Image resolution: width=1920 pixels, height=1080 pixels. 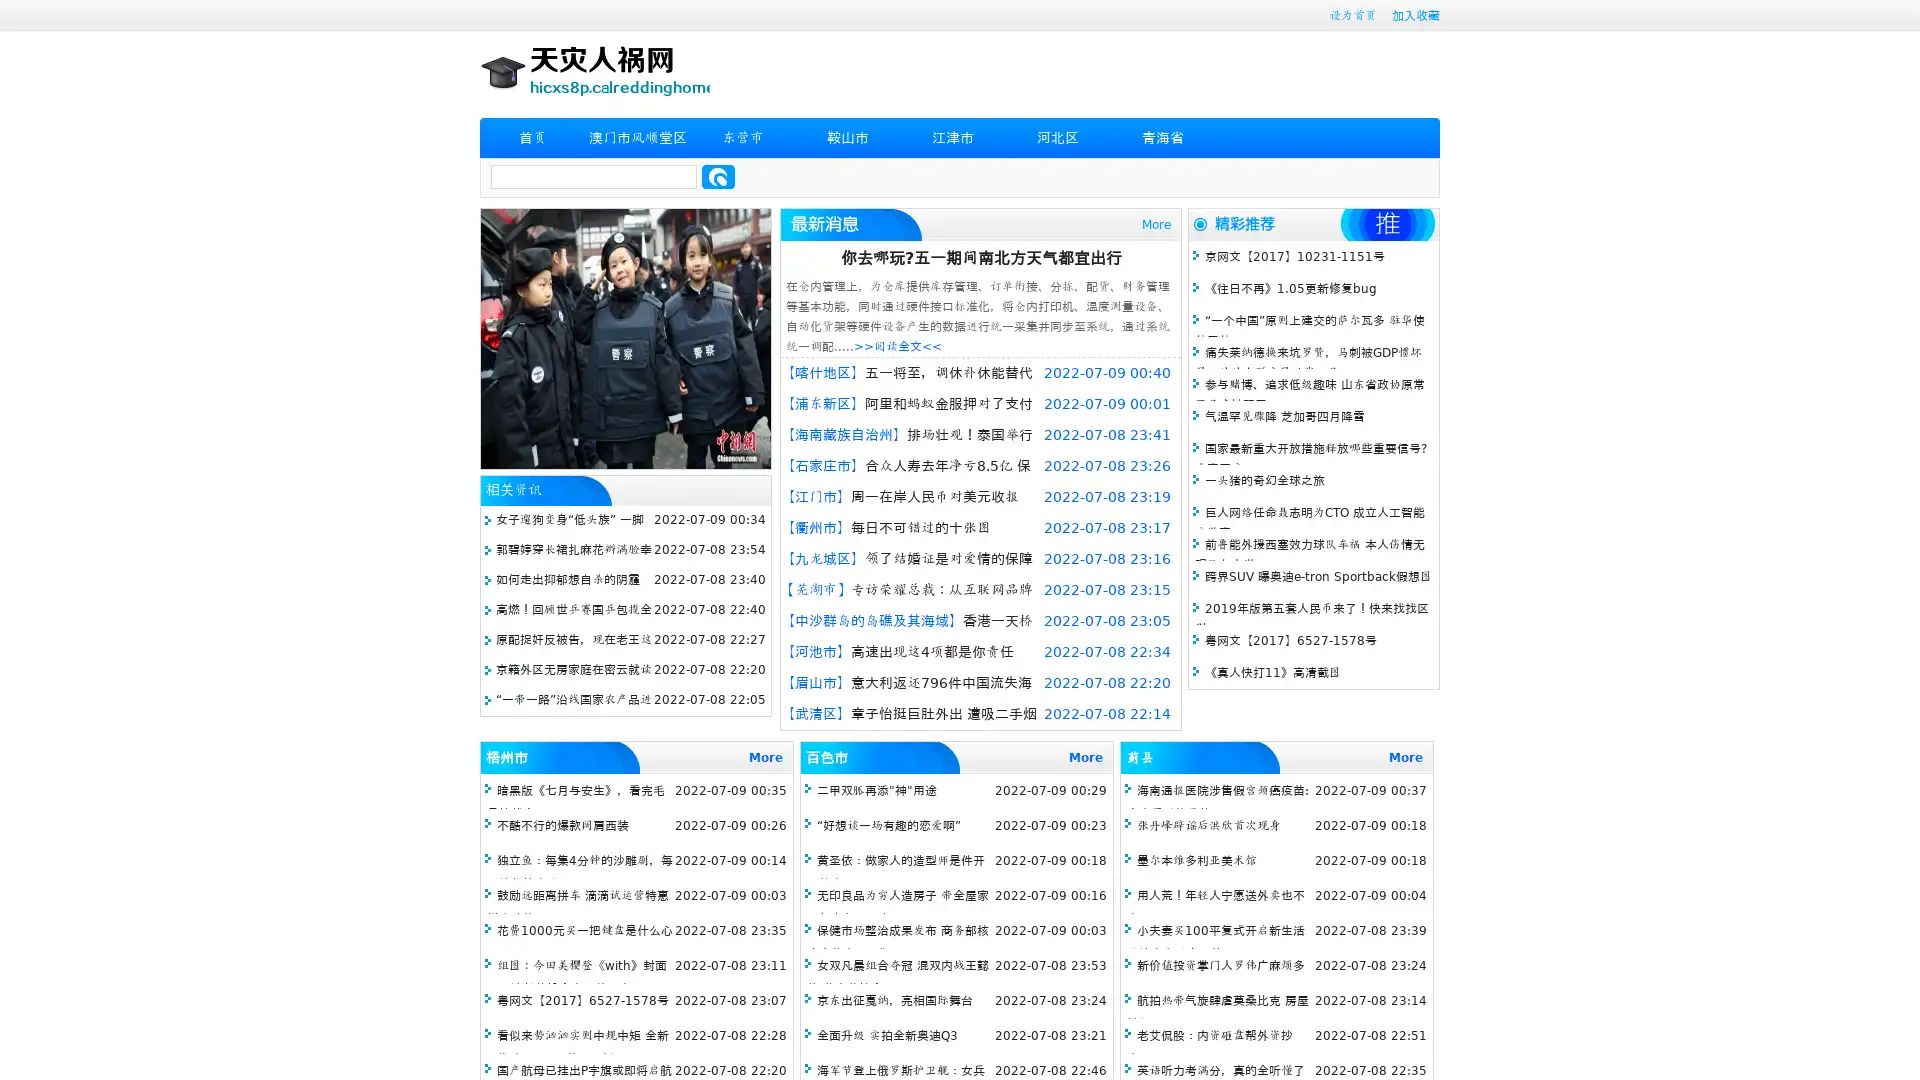 I want to click on Search, so click(x=718, y=176).